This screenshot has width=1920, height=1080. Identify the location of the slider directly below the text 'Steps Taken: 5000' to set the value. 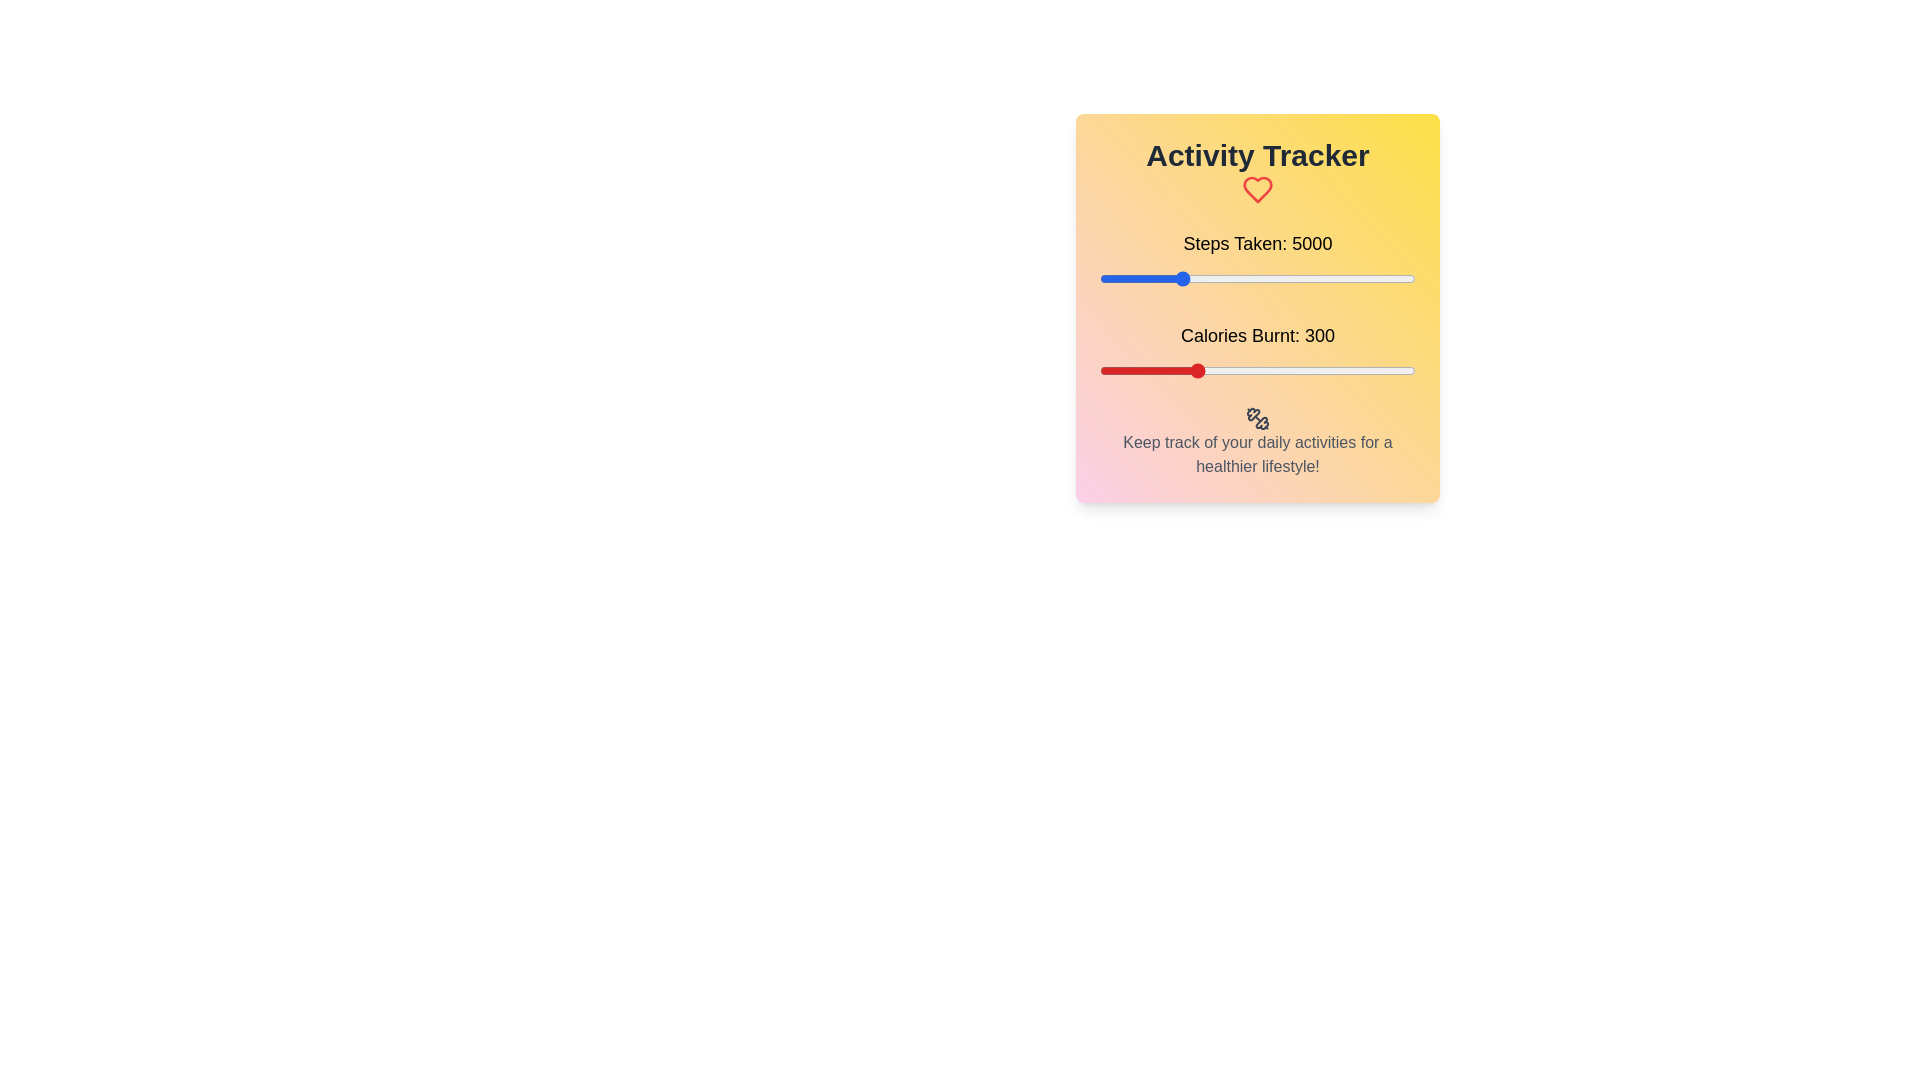
(1256, 278).